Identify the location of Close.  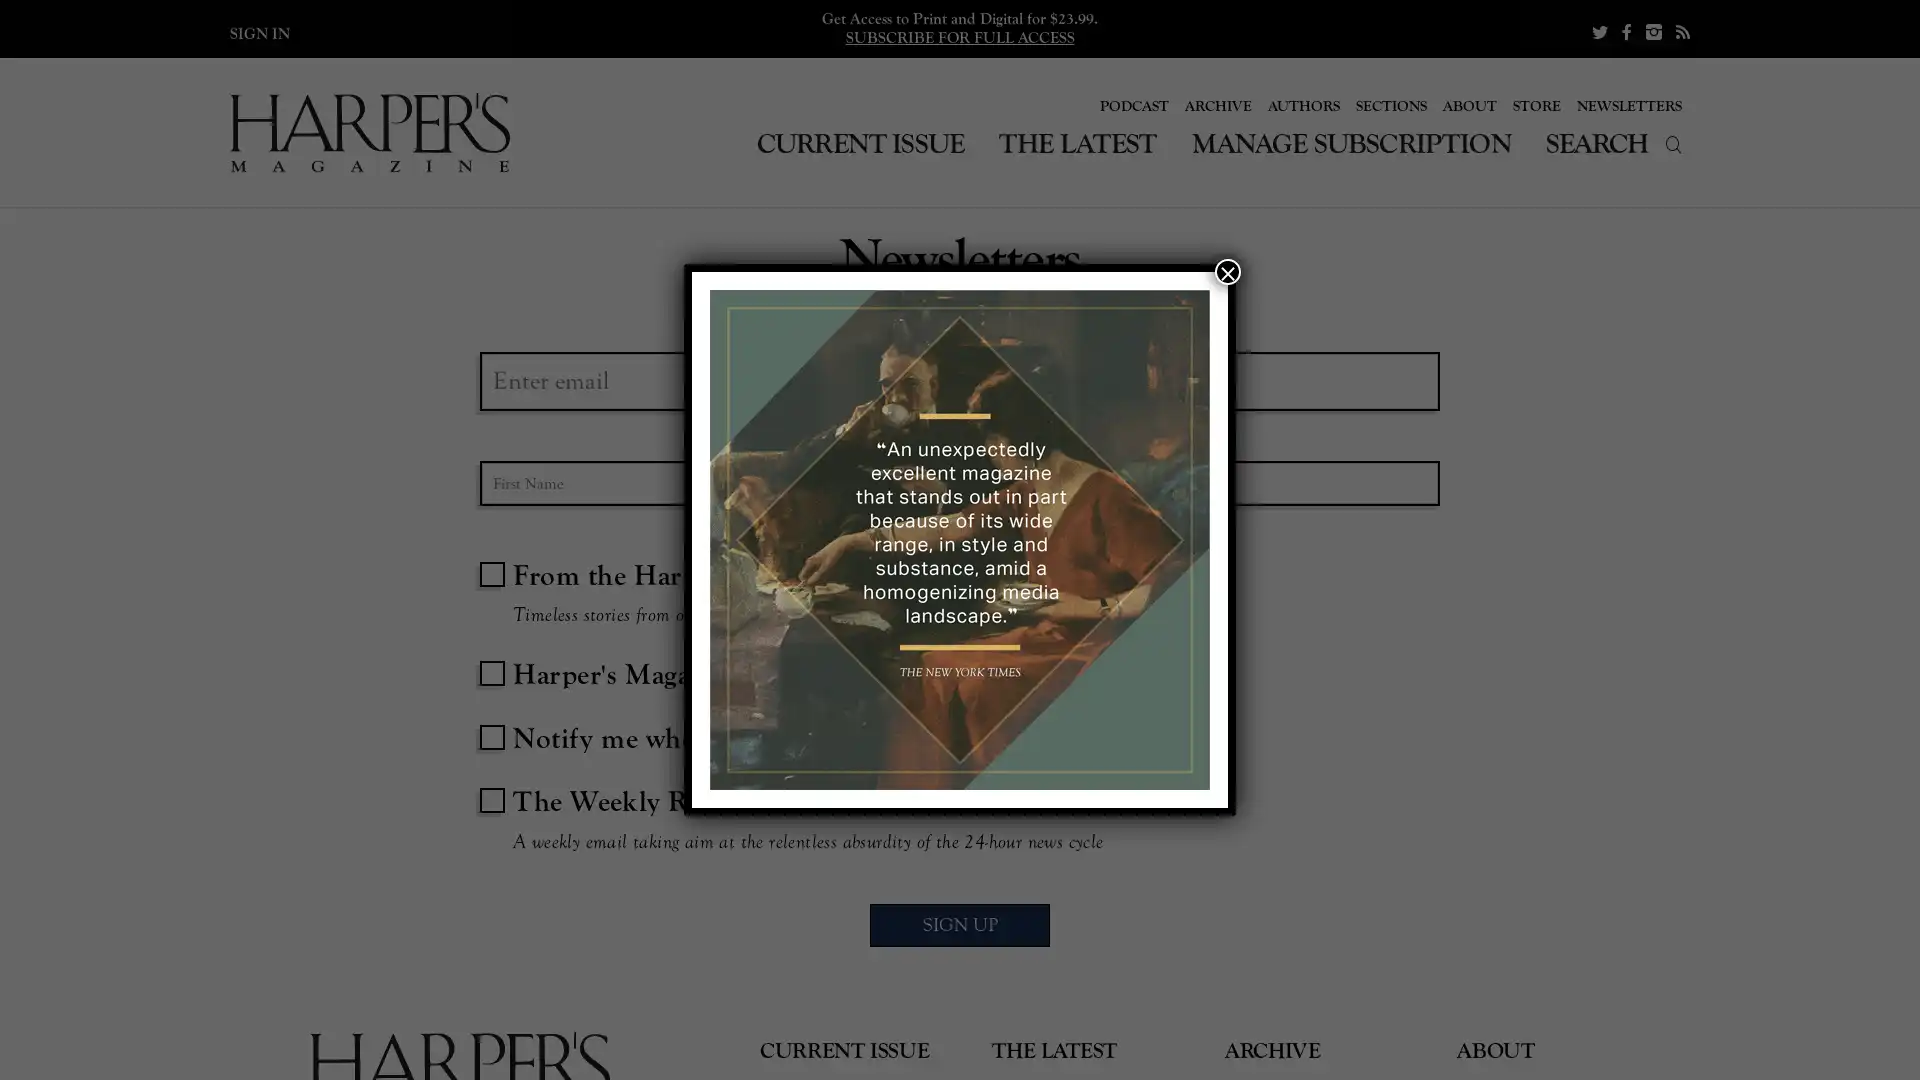
(1227, 272).